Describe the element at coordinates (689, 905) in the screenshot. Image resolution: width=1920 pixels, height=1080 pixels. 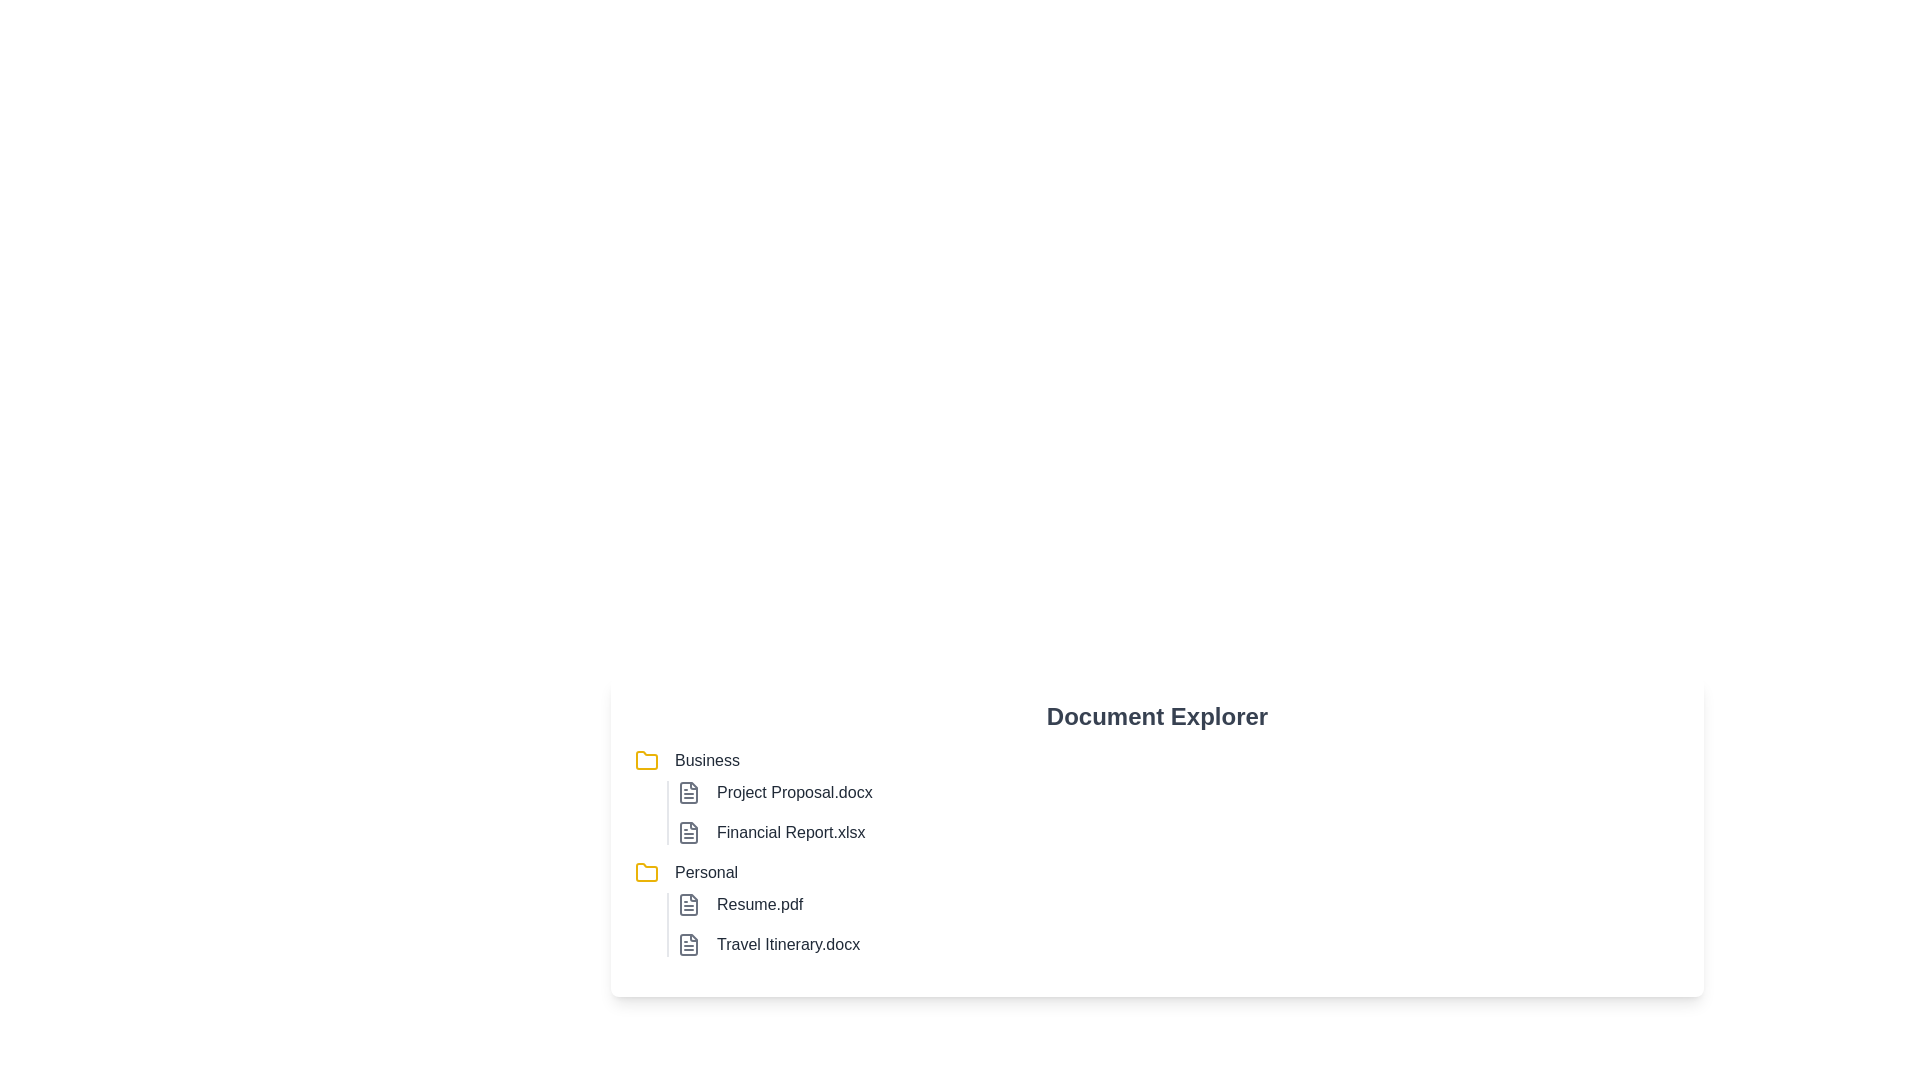
I see `the document icon element represented by a gray-stroked, white-filled rectangular outline, located to the left of 'Resume.pdf' under the 'Personal' folder in the 'Document Explorer'` at that location.